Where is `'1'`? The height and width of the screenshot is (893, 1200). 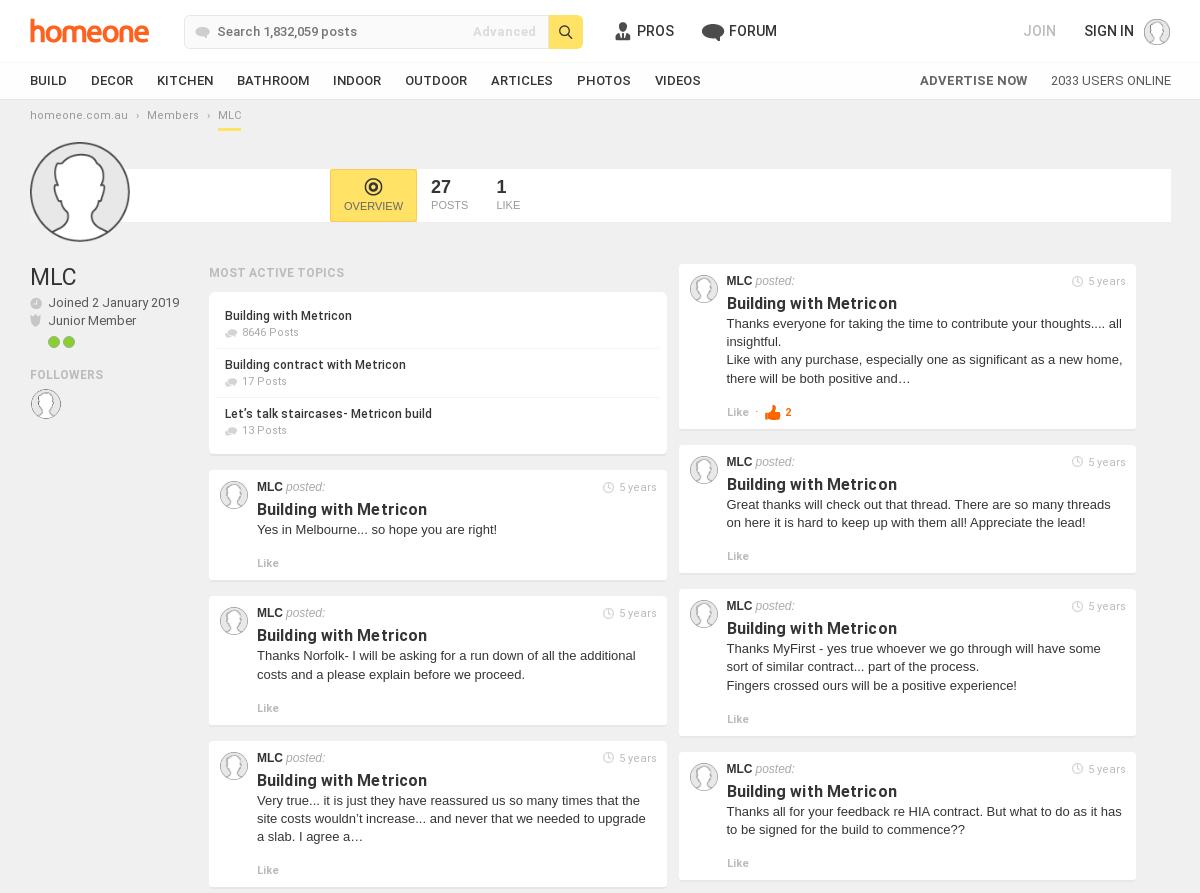 '1' is located at coordinates (494, 185).